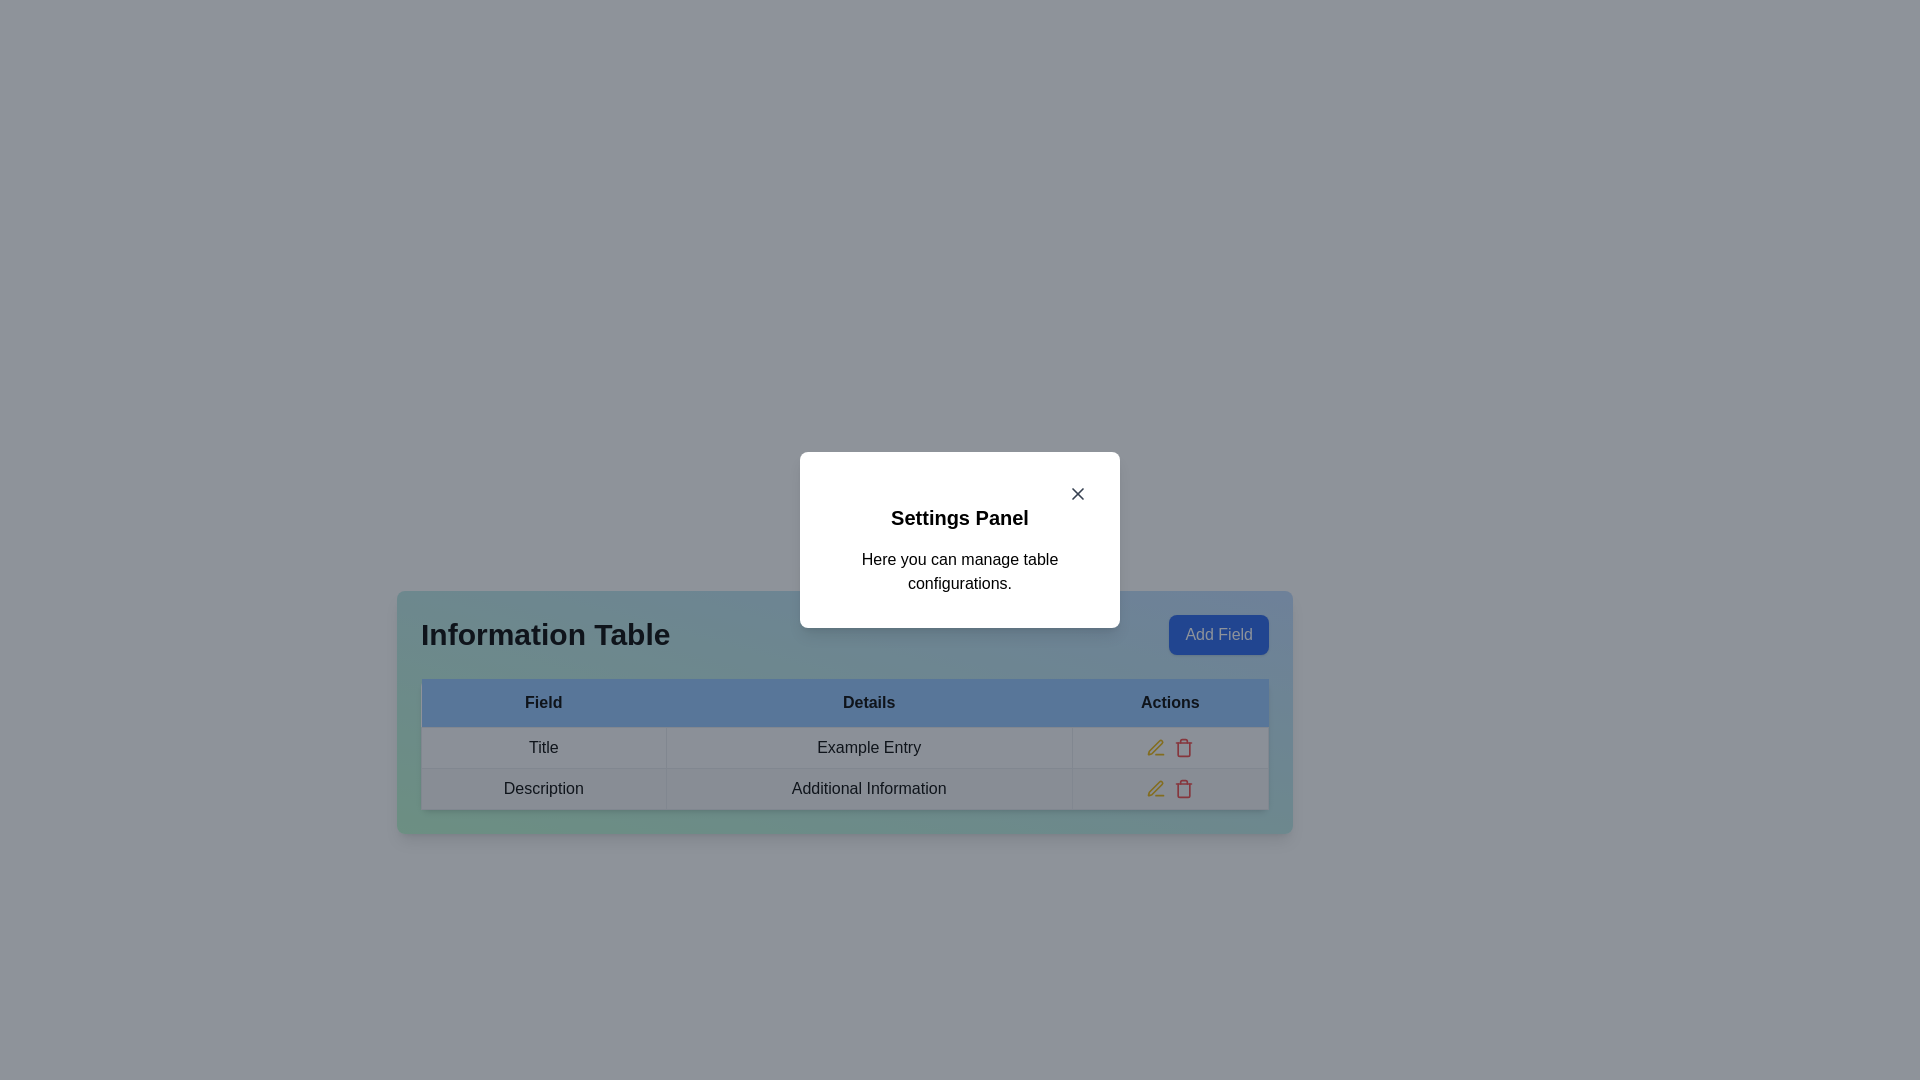  I want to click on the close button located in the upper-right corner of the 'Settings Panel' modal dialog, so click(1077, 493).